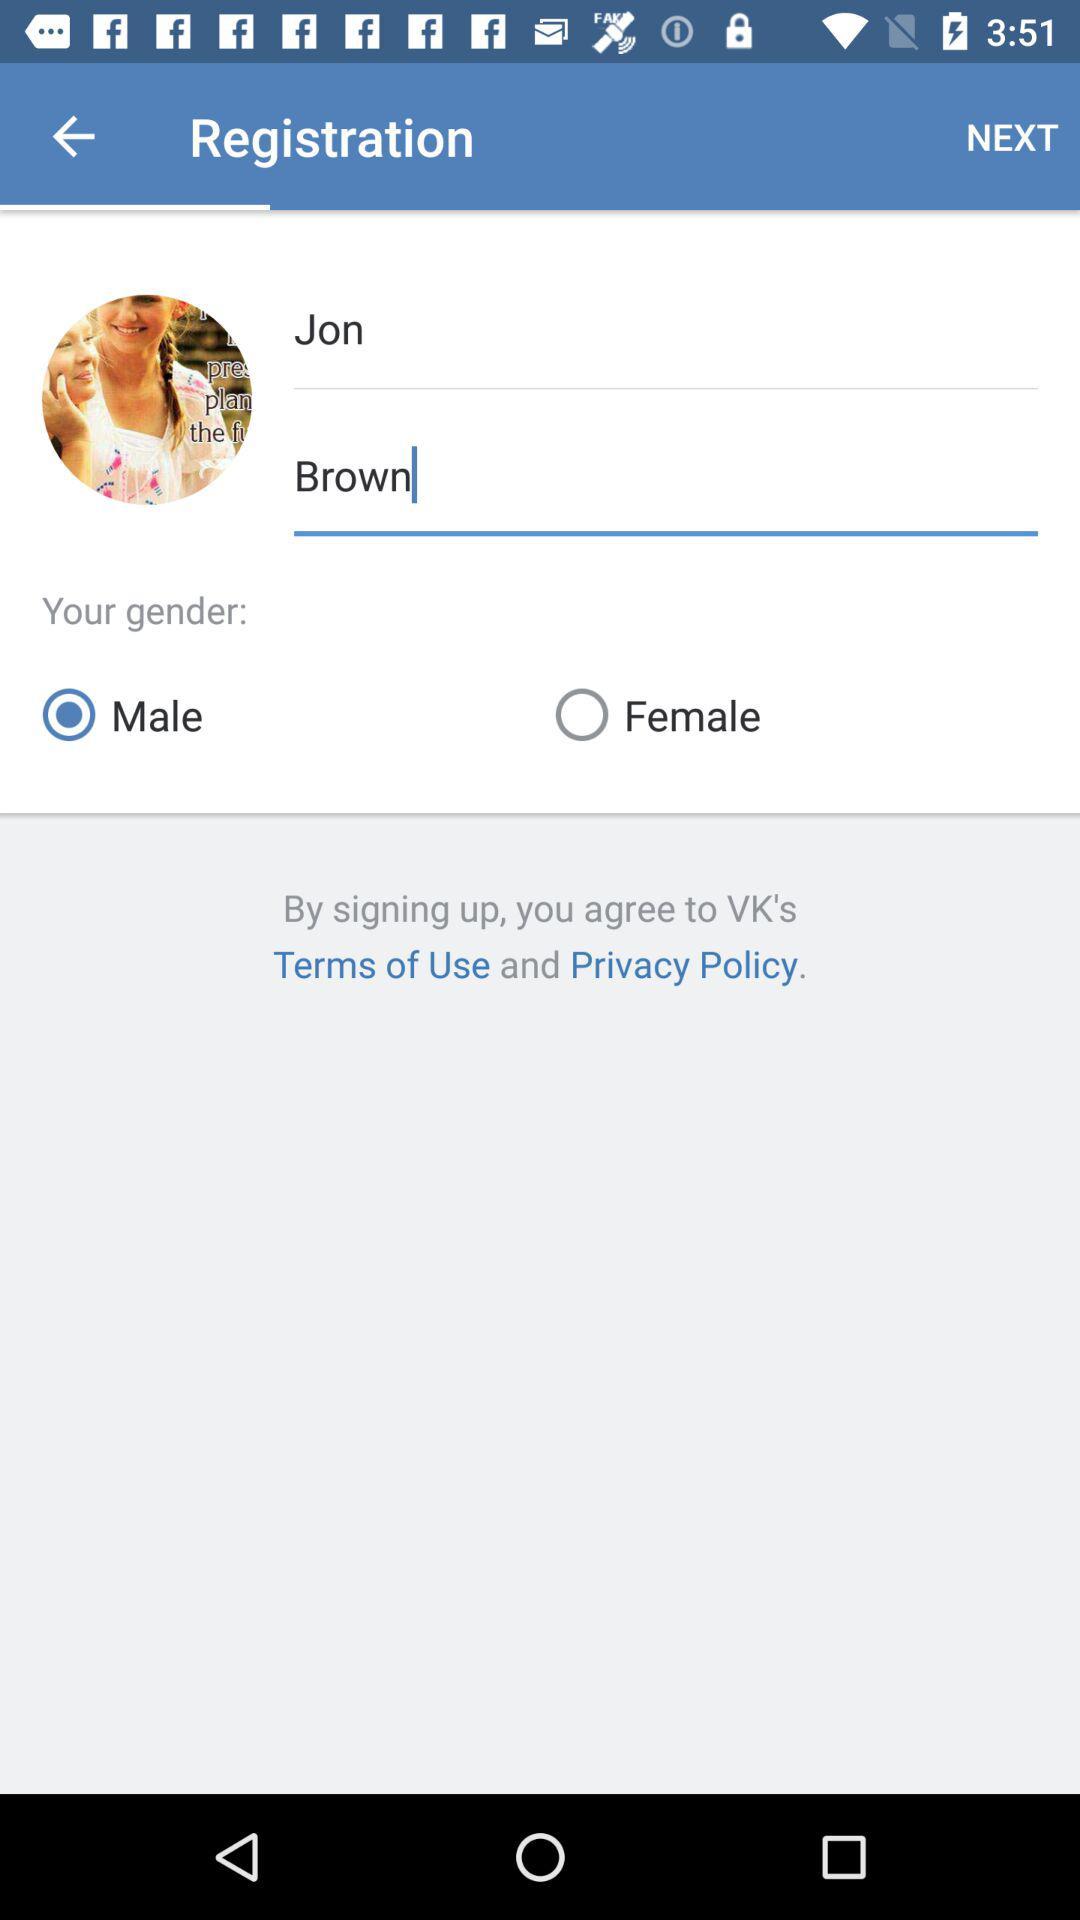  What do you see at coordinates (666, 326) in the screenshot?
I see `icon below next` at bounding box center [666, 326].